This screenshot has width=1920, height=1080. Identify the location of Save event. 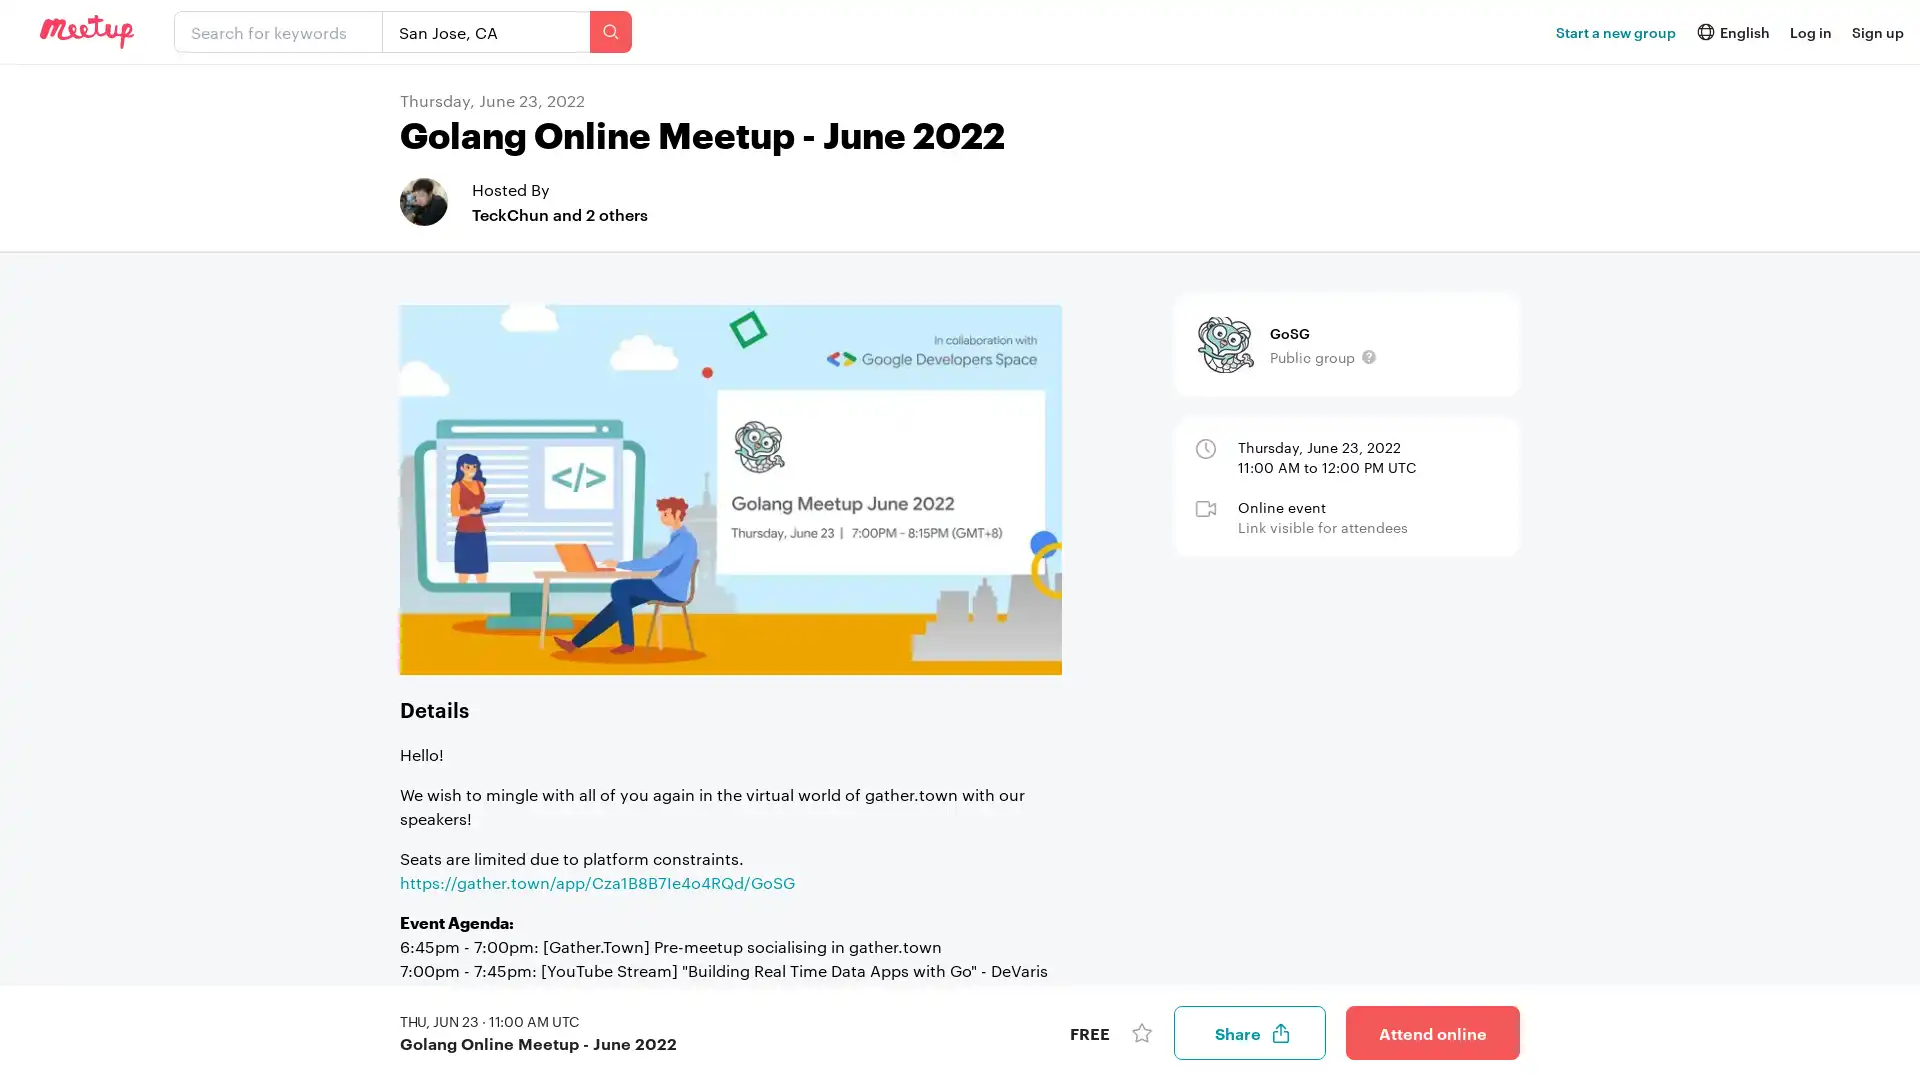
(1142, 1033).